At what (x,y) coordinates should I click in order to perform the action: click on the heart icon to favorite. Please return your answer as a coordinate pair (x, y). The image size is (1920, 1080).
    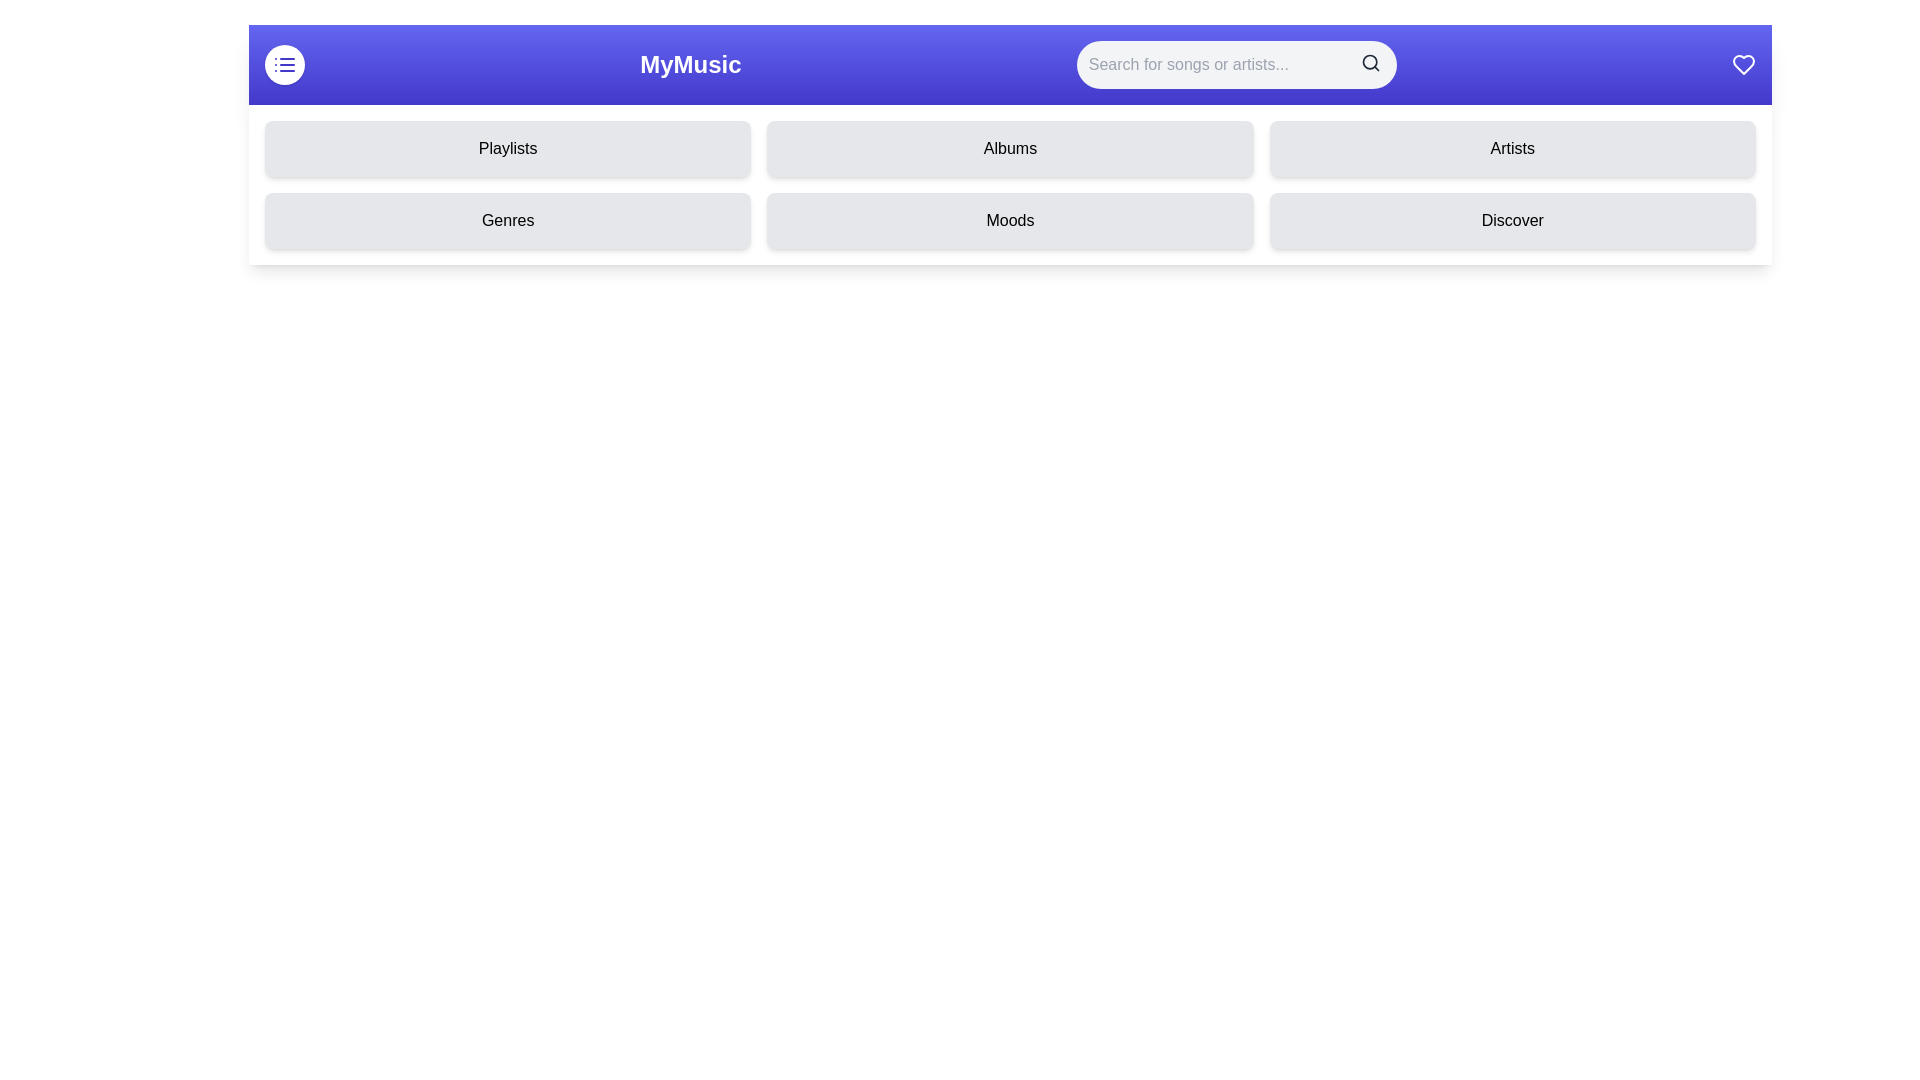
    Looking at the image, I should click on (1742, 64).